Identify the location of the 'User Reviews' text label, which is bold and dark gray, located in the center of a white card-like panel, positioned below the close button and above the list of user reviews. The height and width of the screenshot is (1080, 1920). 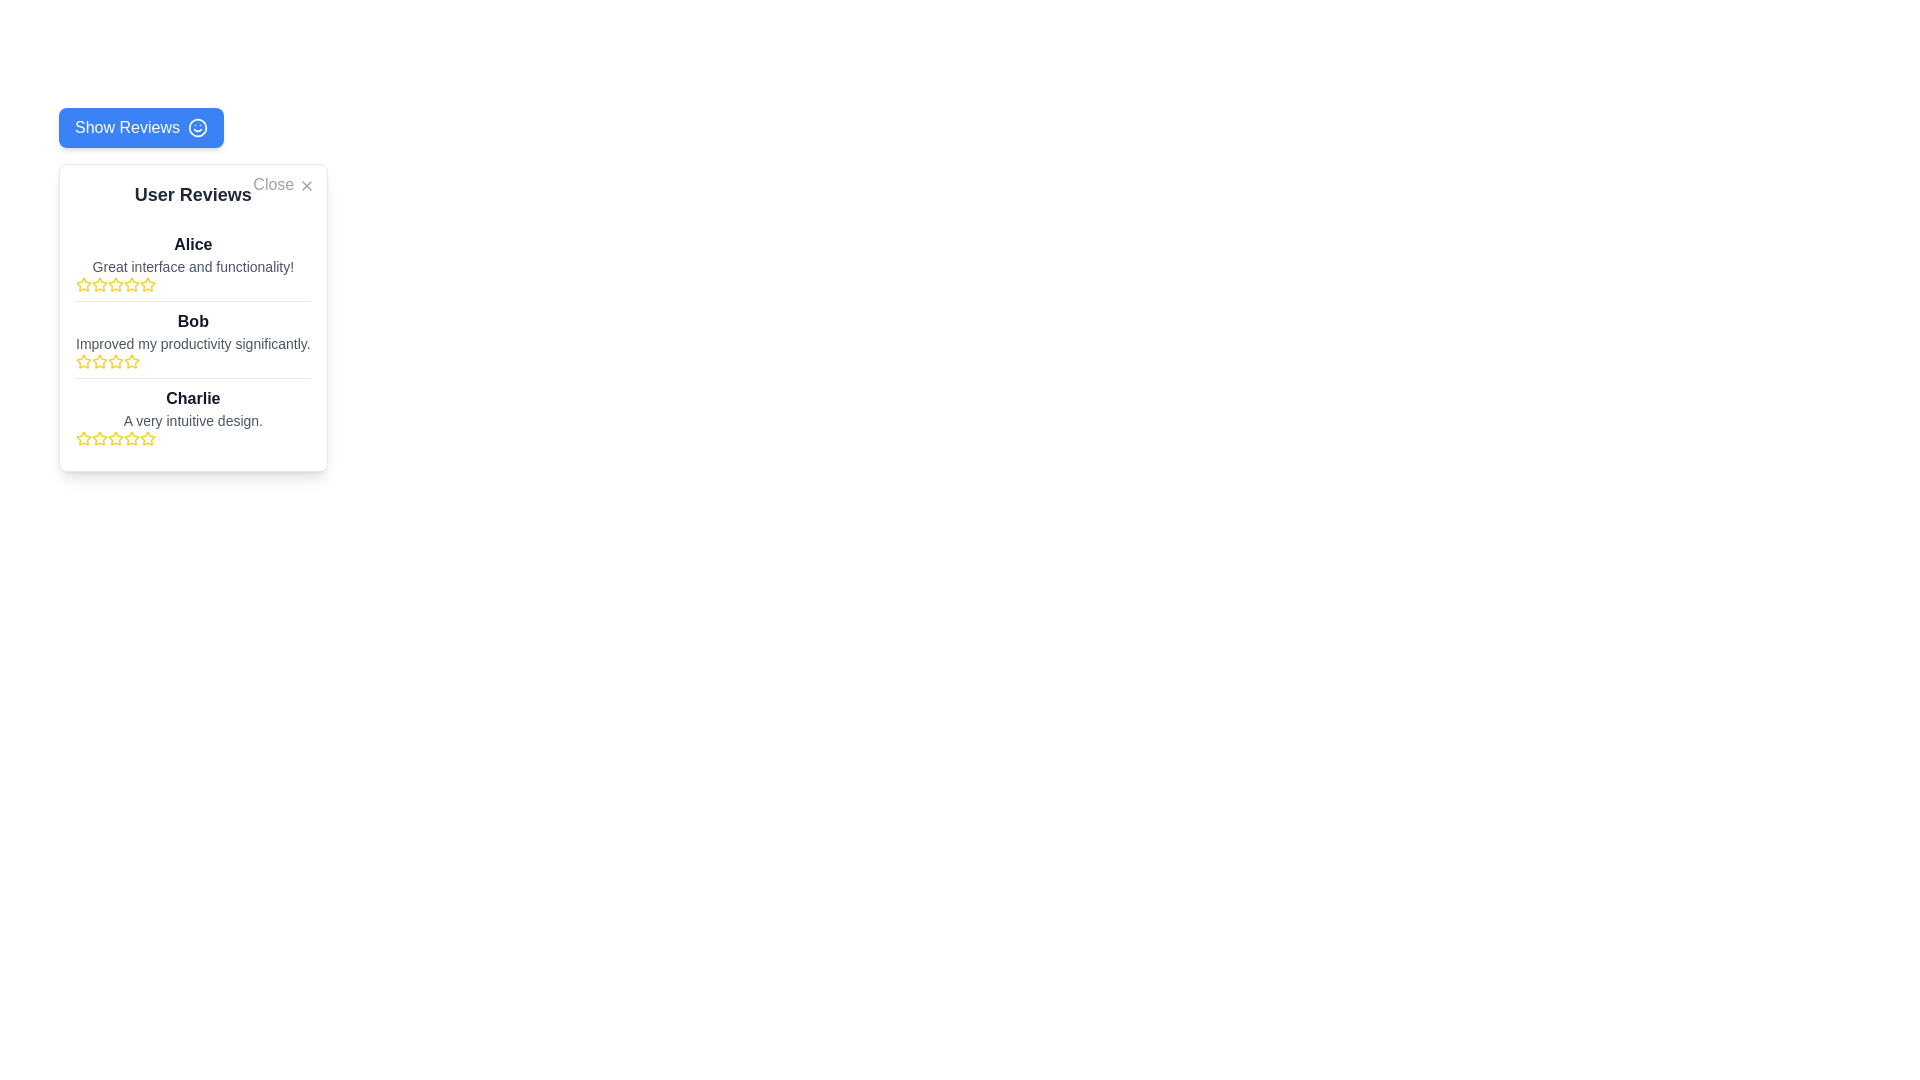
(193, 195).